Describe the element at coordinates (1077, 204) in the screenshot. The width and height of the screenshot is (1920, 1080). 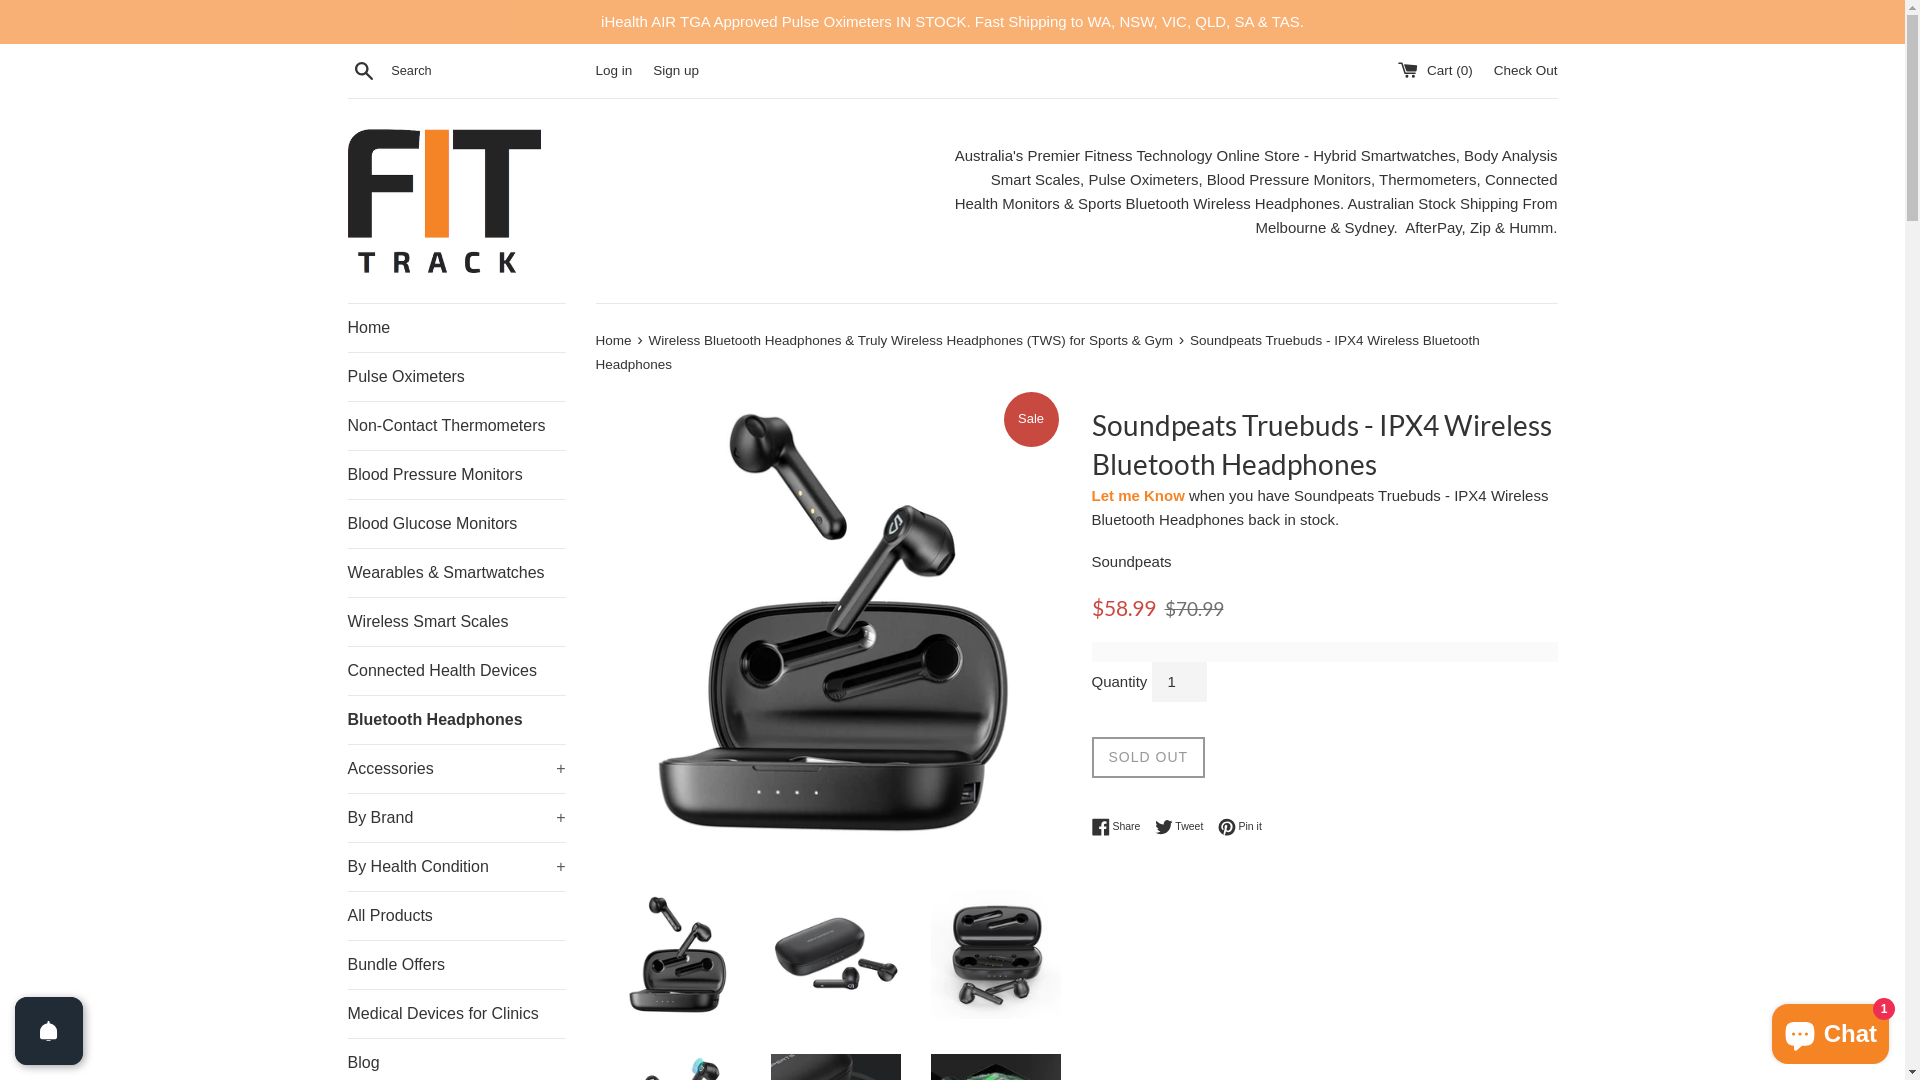
I see `'Sports Bluetooth Wireless Headphones'` at that location.